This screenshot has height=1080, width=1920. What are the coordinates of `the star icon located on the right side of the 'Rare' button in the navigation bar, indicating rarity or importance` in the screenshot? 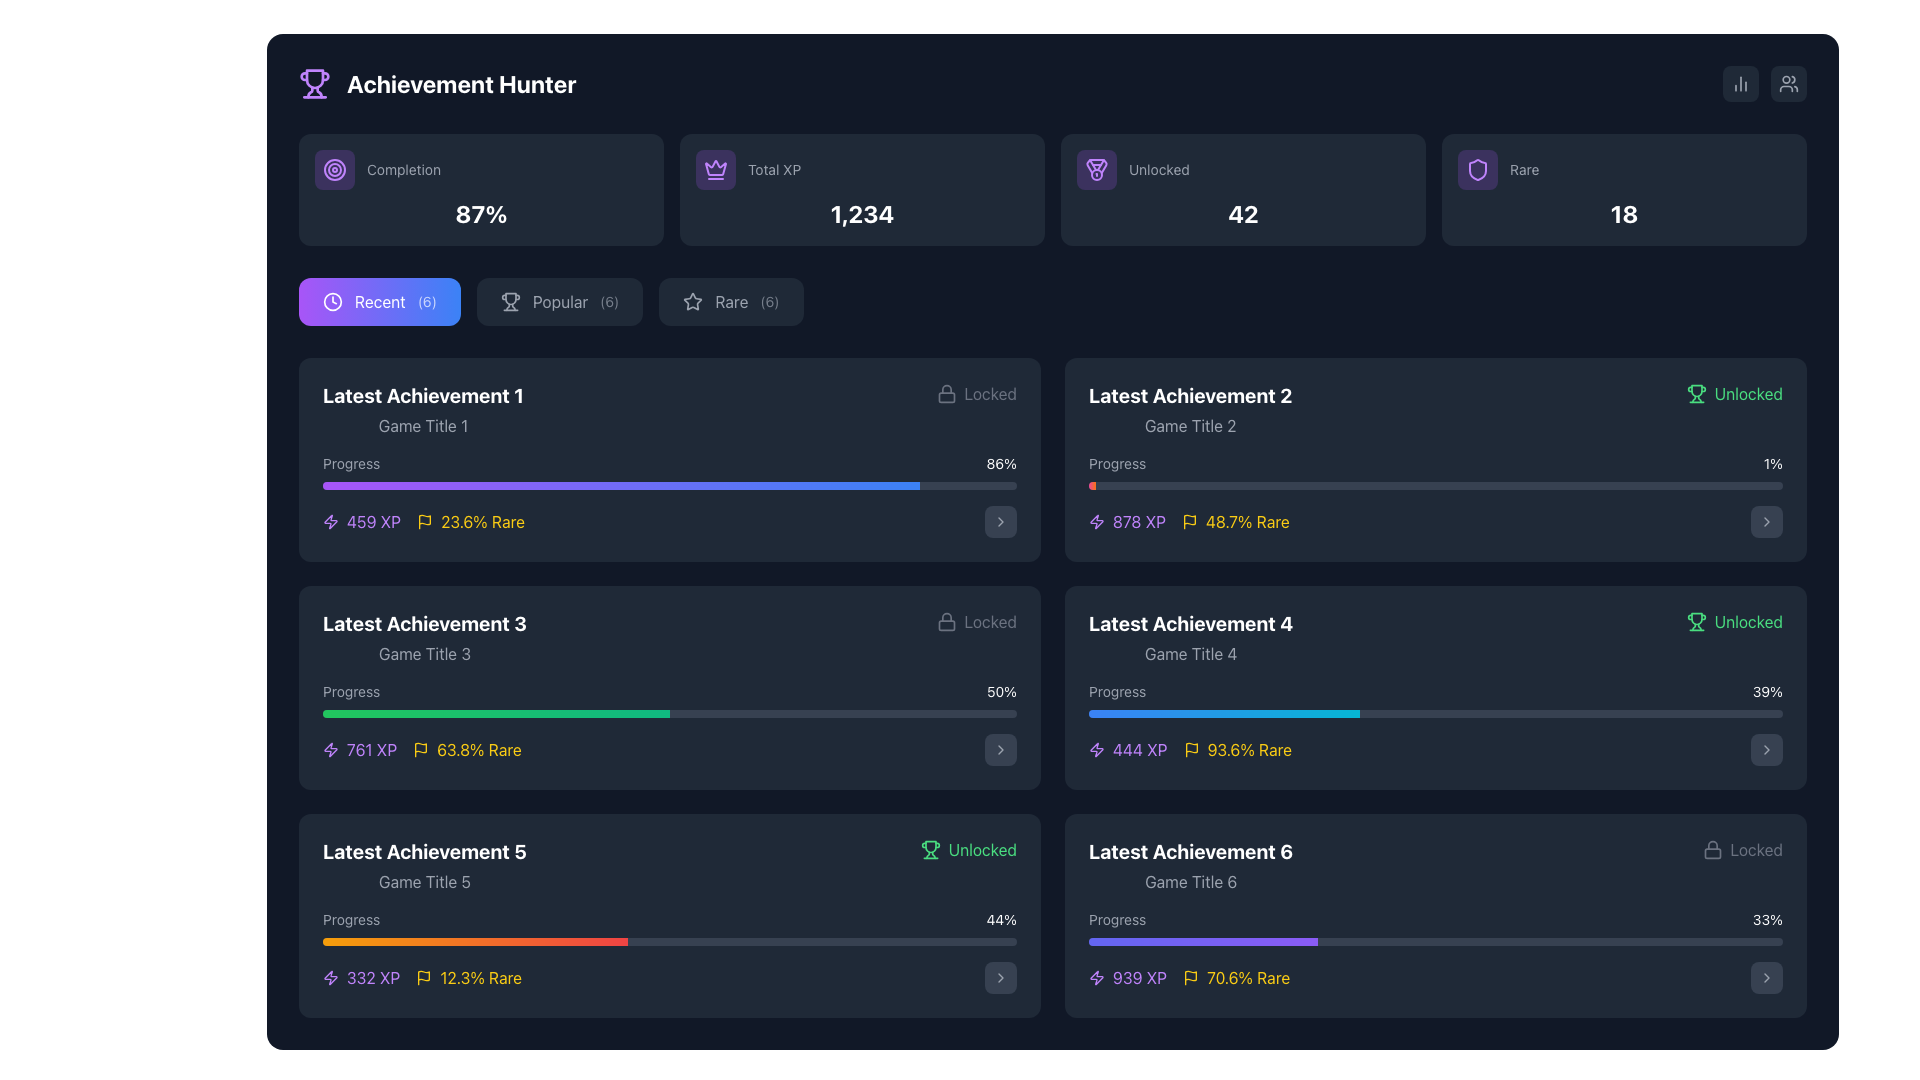 It's located at (693, 301).